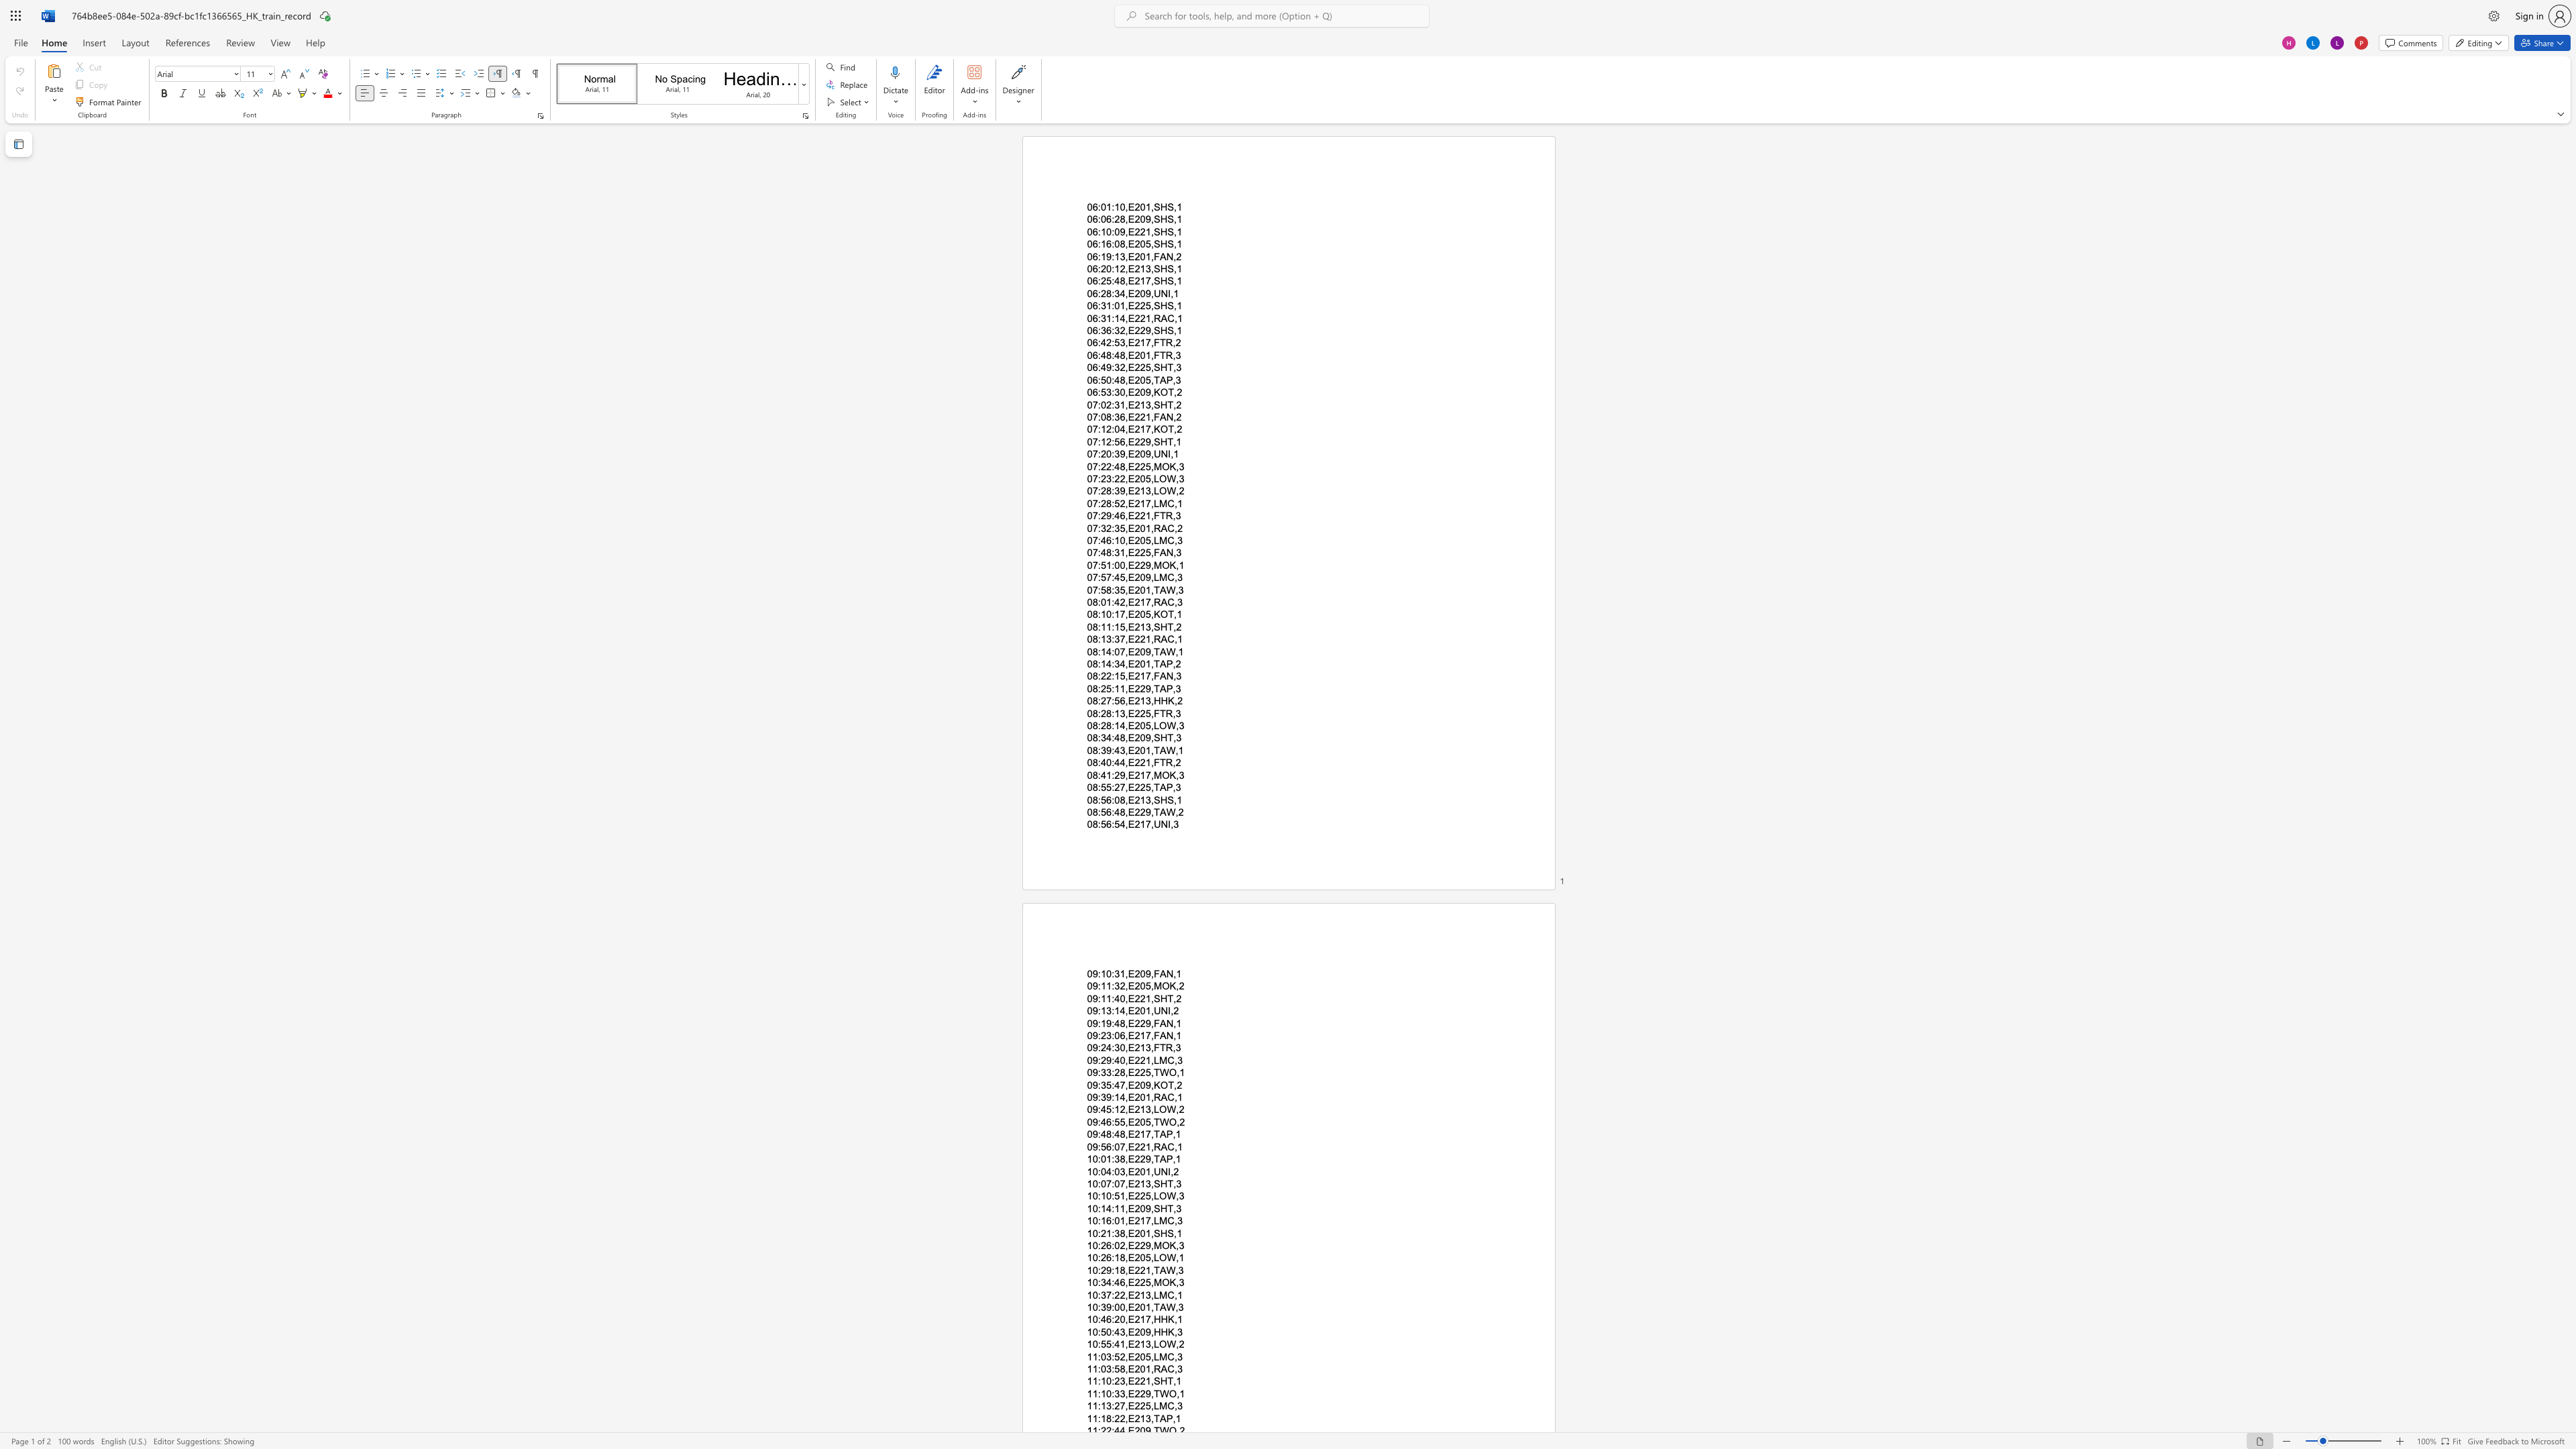 The image size is (2576, 1449). I want to click on the subset text "01,TA" within the text "08:39:43,E201,TAW,1", so click(1138, 749).